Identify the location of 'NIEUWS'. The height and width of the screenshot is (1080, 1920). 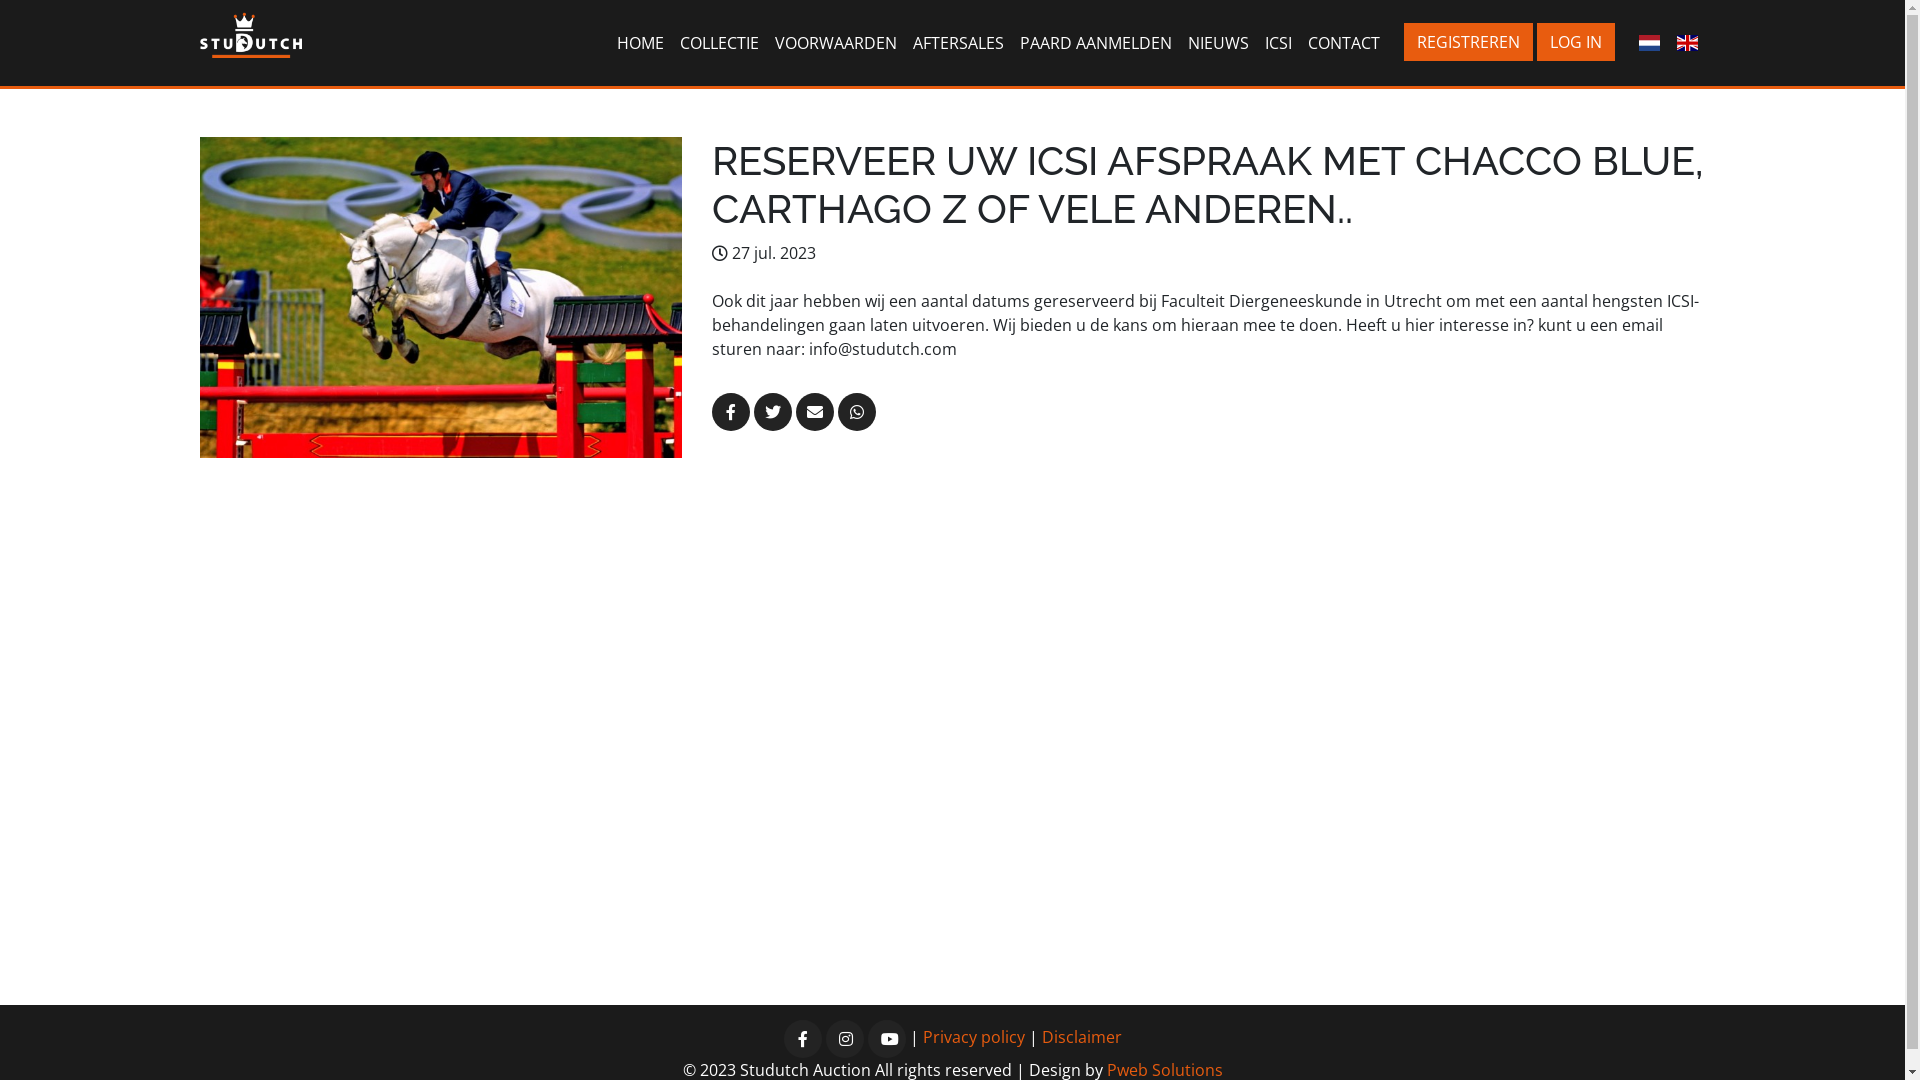
(1180, 42).